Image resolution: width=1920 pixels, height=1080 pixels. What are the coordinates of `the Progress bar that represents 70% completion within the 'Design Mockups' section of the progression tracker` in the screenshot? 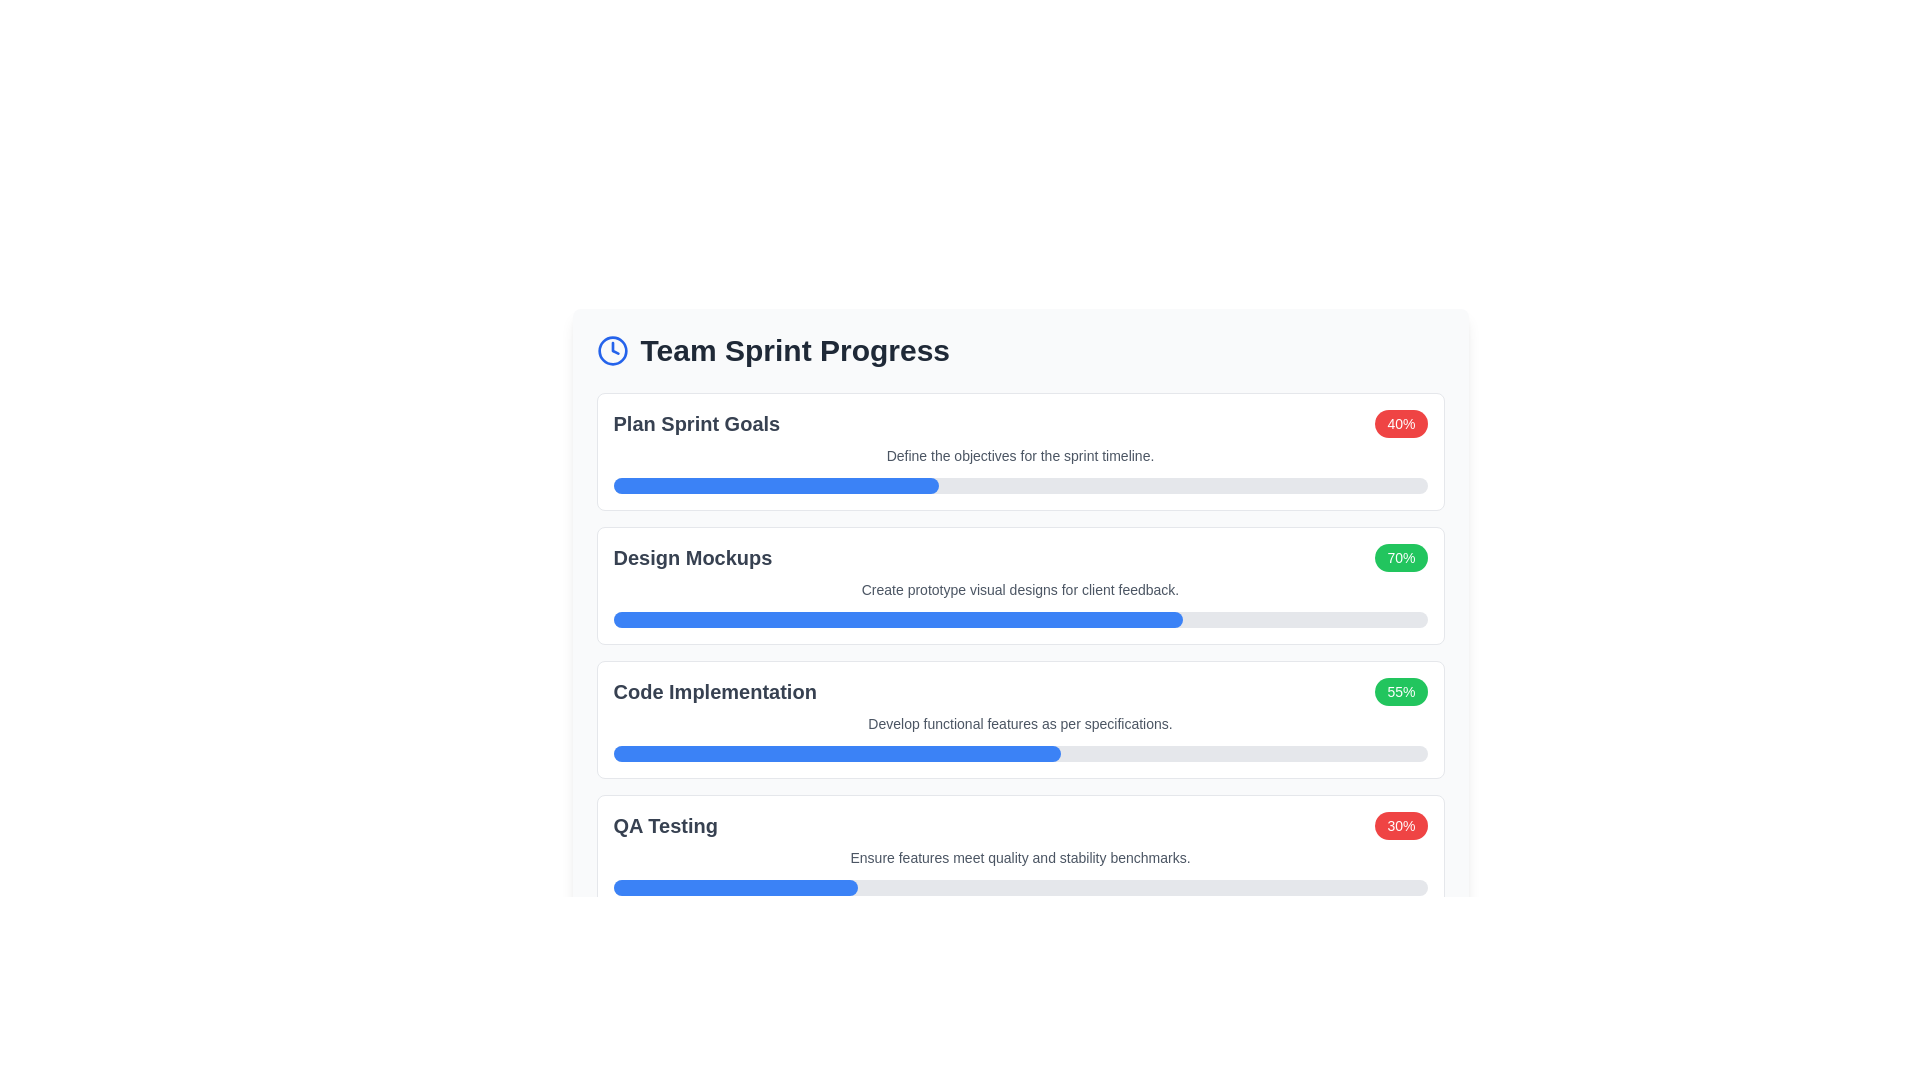 It's located at (897, 619).